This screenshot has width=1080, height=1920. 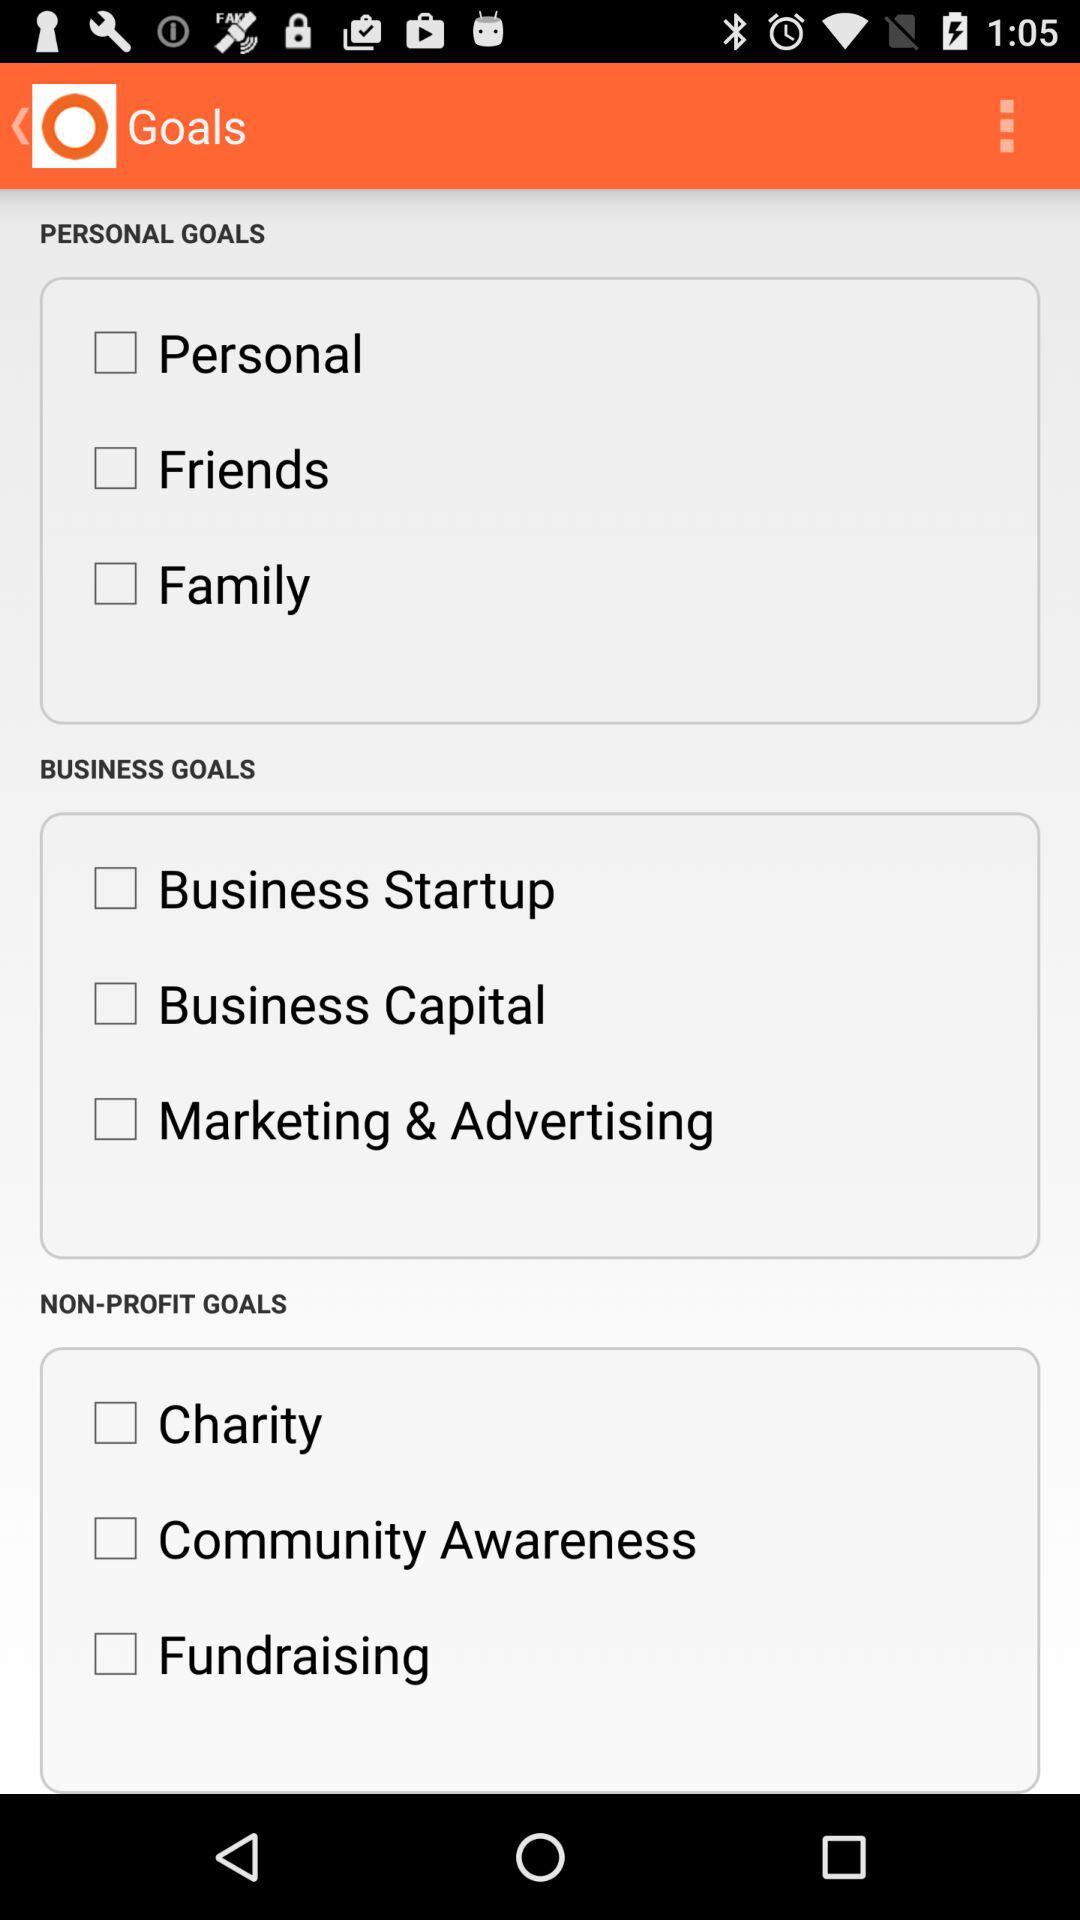 What do you see at coordinates (394, 1117) in the screenshot?
I see `the marketing & advertising item` at bounding box center [394, 1117].